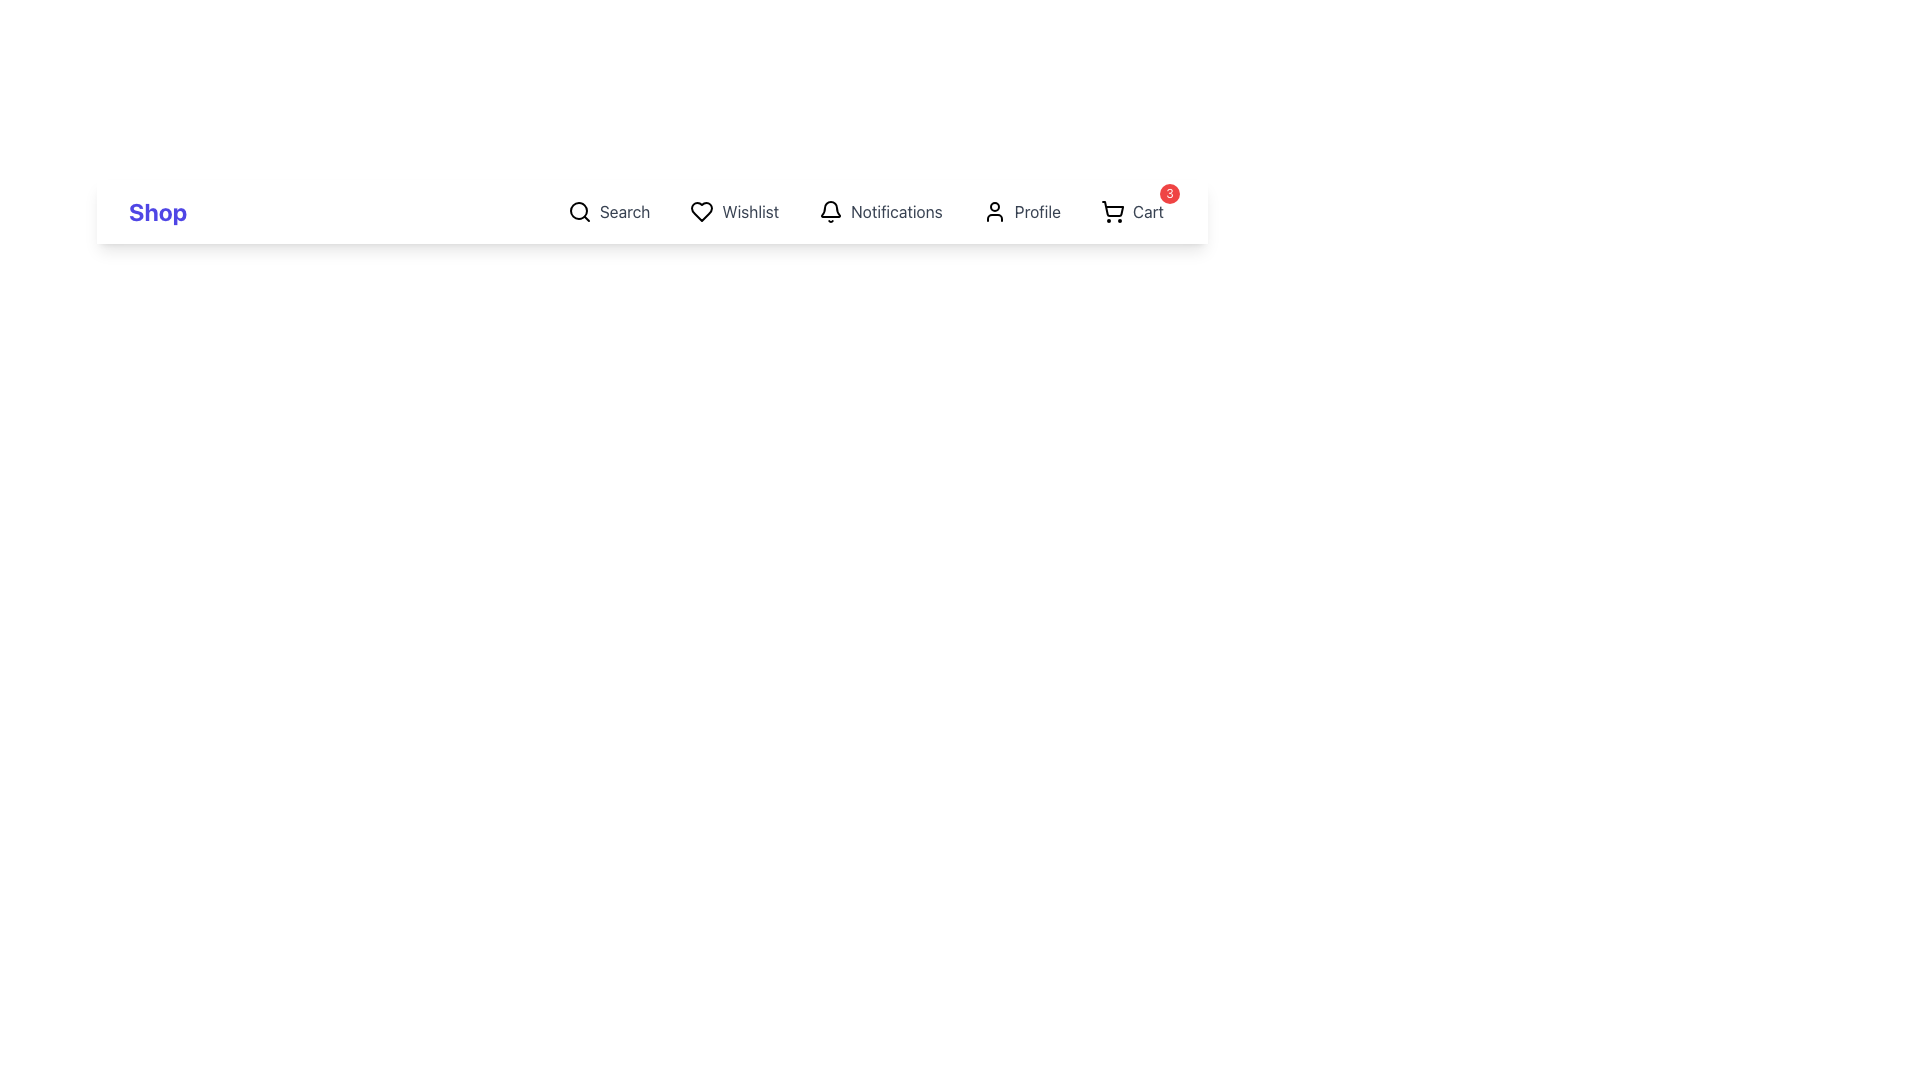 The height and width of the screenshot is (1080, 1920). What do you see at coordinates (578, 212) in the screenshot?
I see `the magnifying glass icon located at the leftmost side of the 'Search' navigation link to initiate a search function` at bounding box center [578, 212].